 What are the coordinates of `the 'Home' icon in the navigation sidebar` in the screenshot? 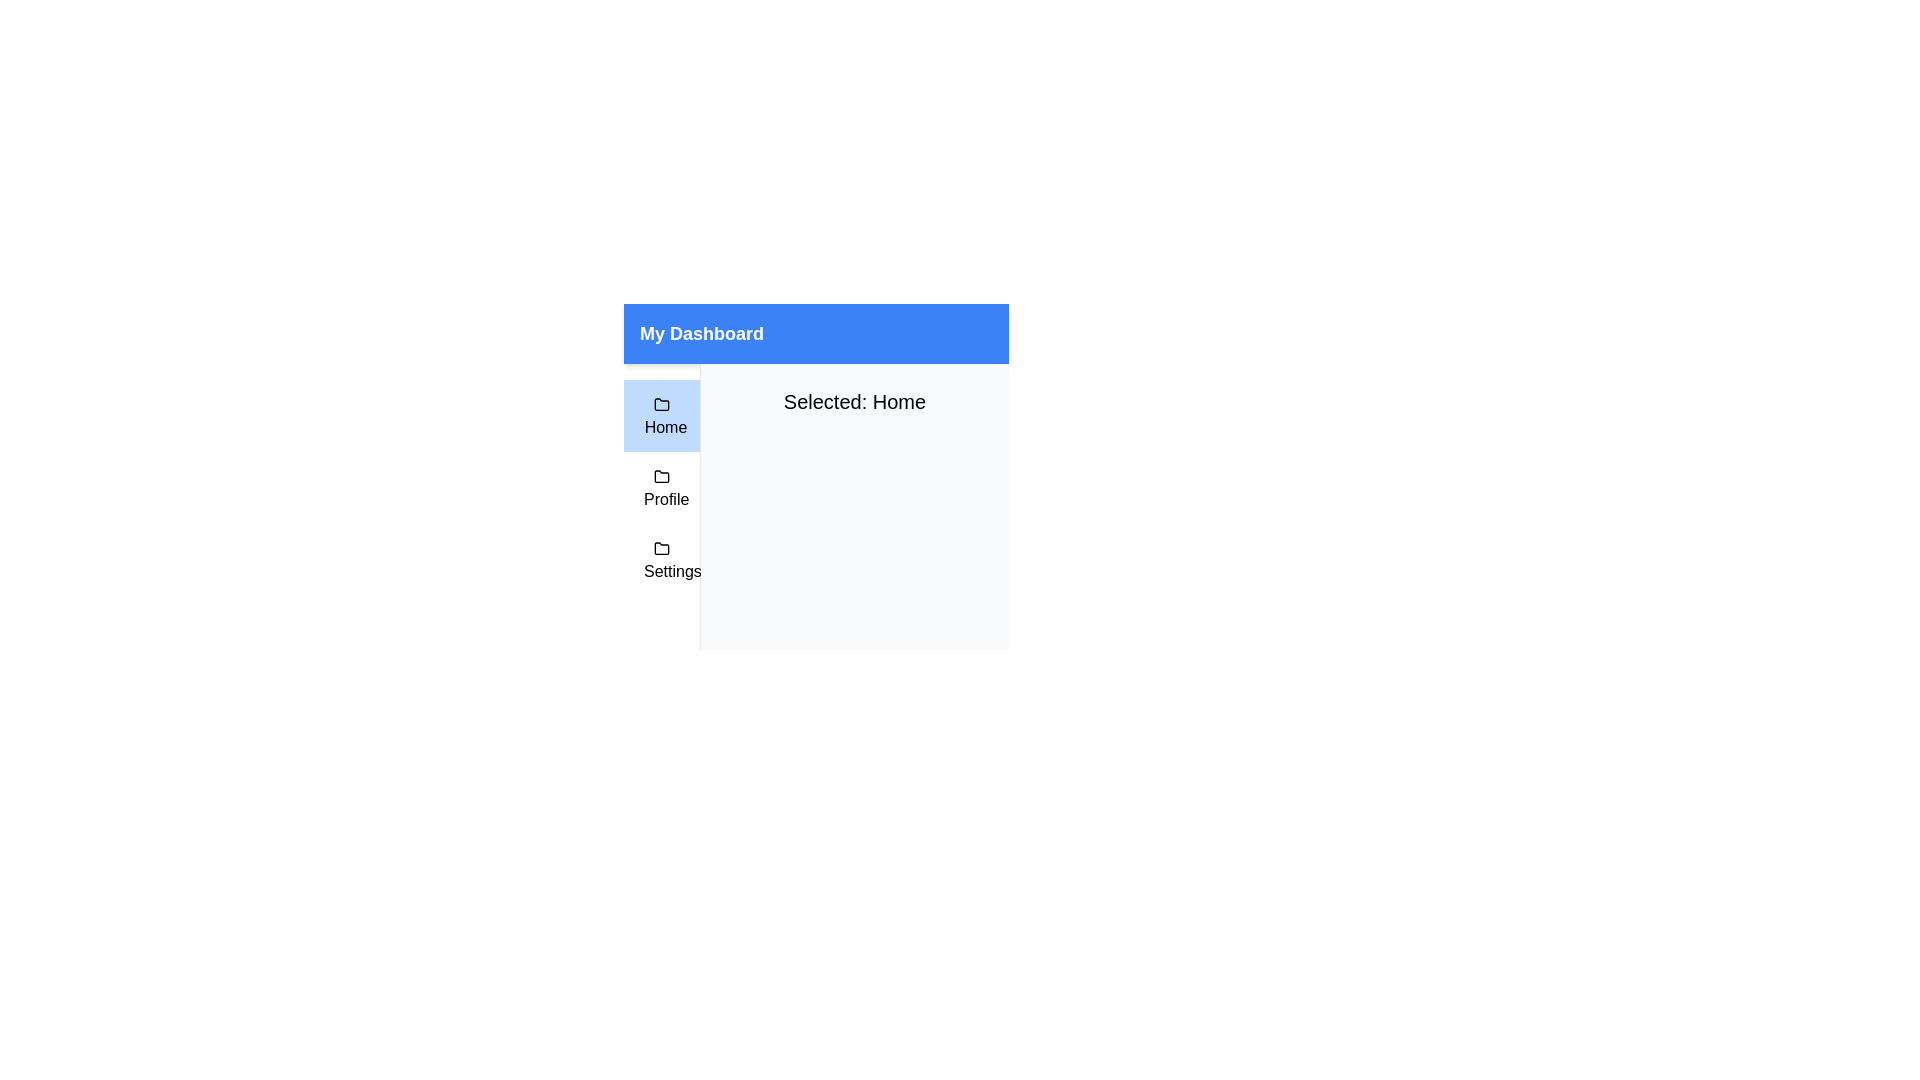 It's located at (662, 404).